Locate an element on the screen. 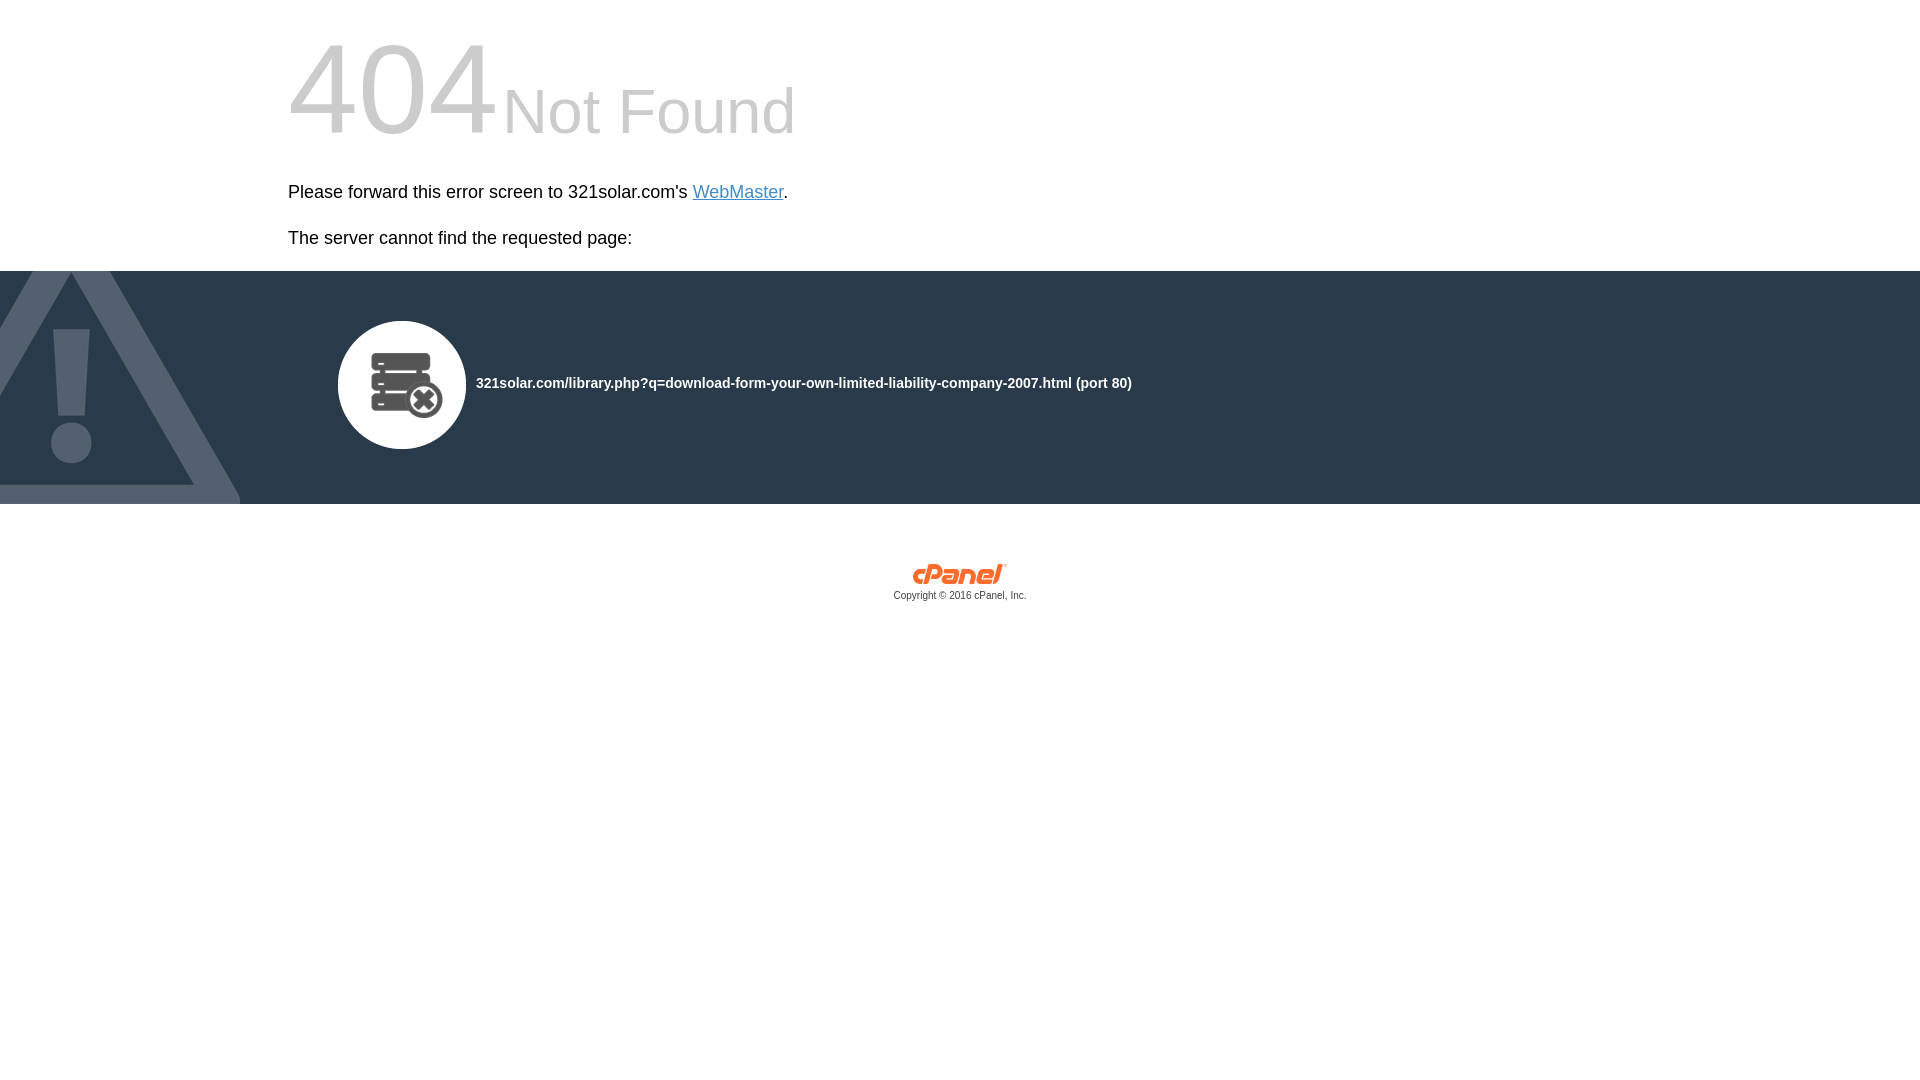 Image resolution: width=1920 pixels, height=1080 pixels. 'WebMaster' is located at coordinates (692, 192).